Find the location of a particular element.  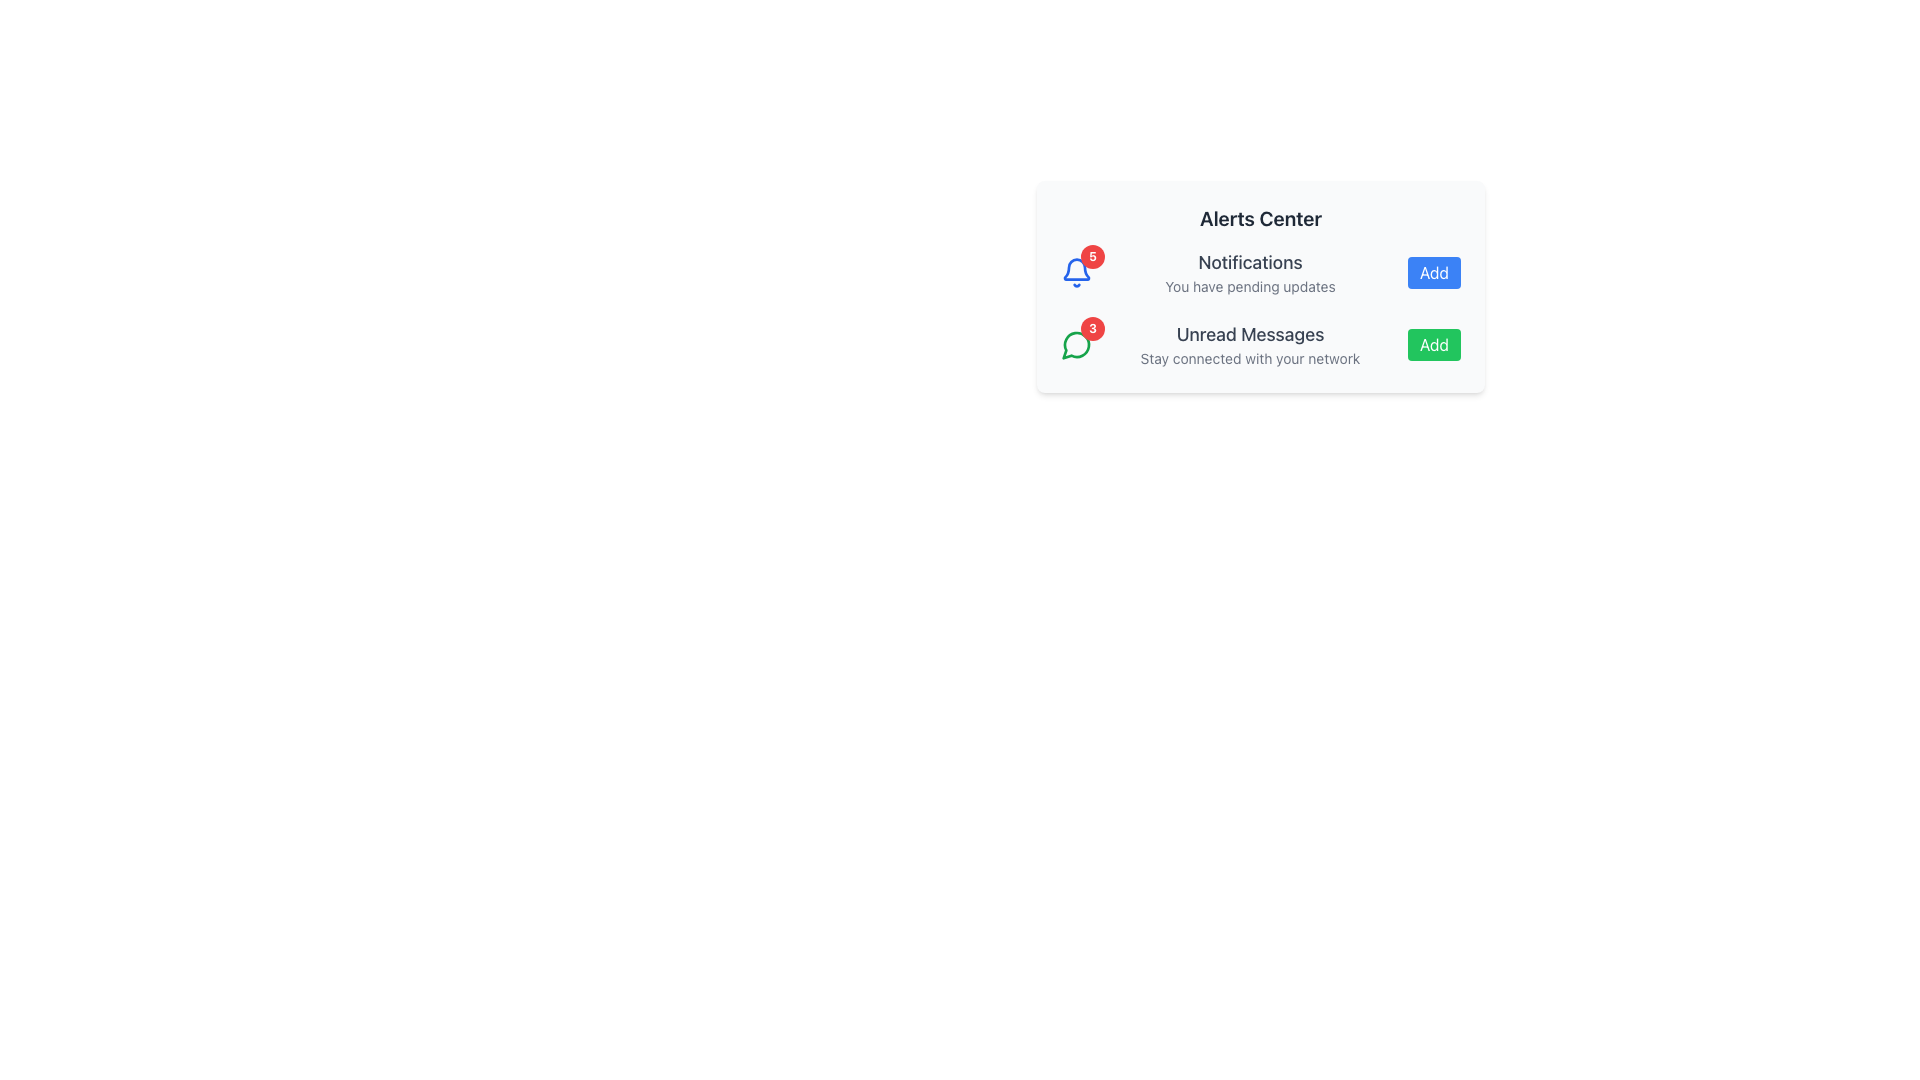

the header text indicating the topic of unread messages located in the 'Alerts Center' section, positioned to the right of a green chat icon with a badge showing '3' is located at coordinates (1249, 334).